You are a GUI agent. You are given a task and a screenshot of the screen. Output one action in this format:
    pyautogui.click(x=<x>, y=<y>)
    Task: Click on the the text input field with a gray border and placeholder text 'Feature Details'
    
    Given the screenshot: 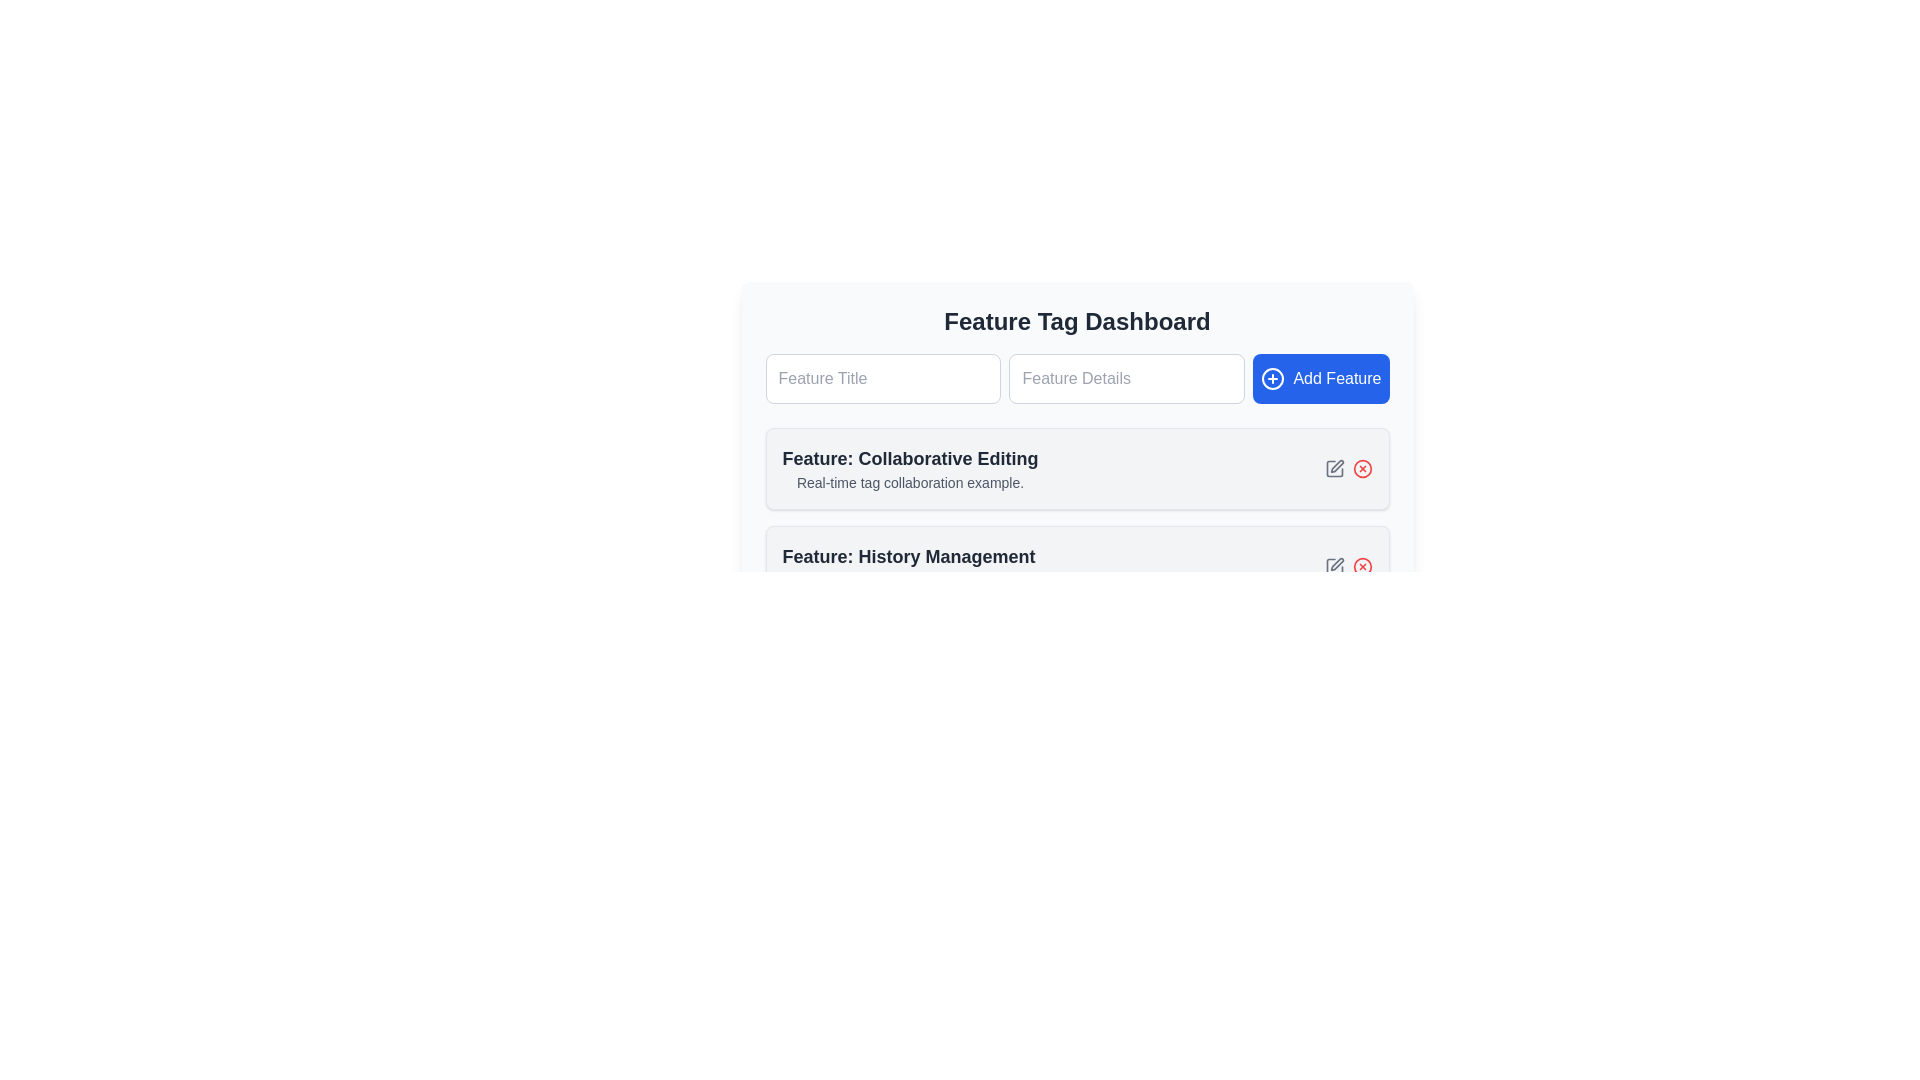 What is the action you would take?
    pyautogui.click(x=1127, y=378)
    